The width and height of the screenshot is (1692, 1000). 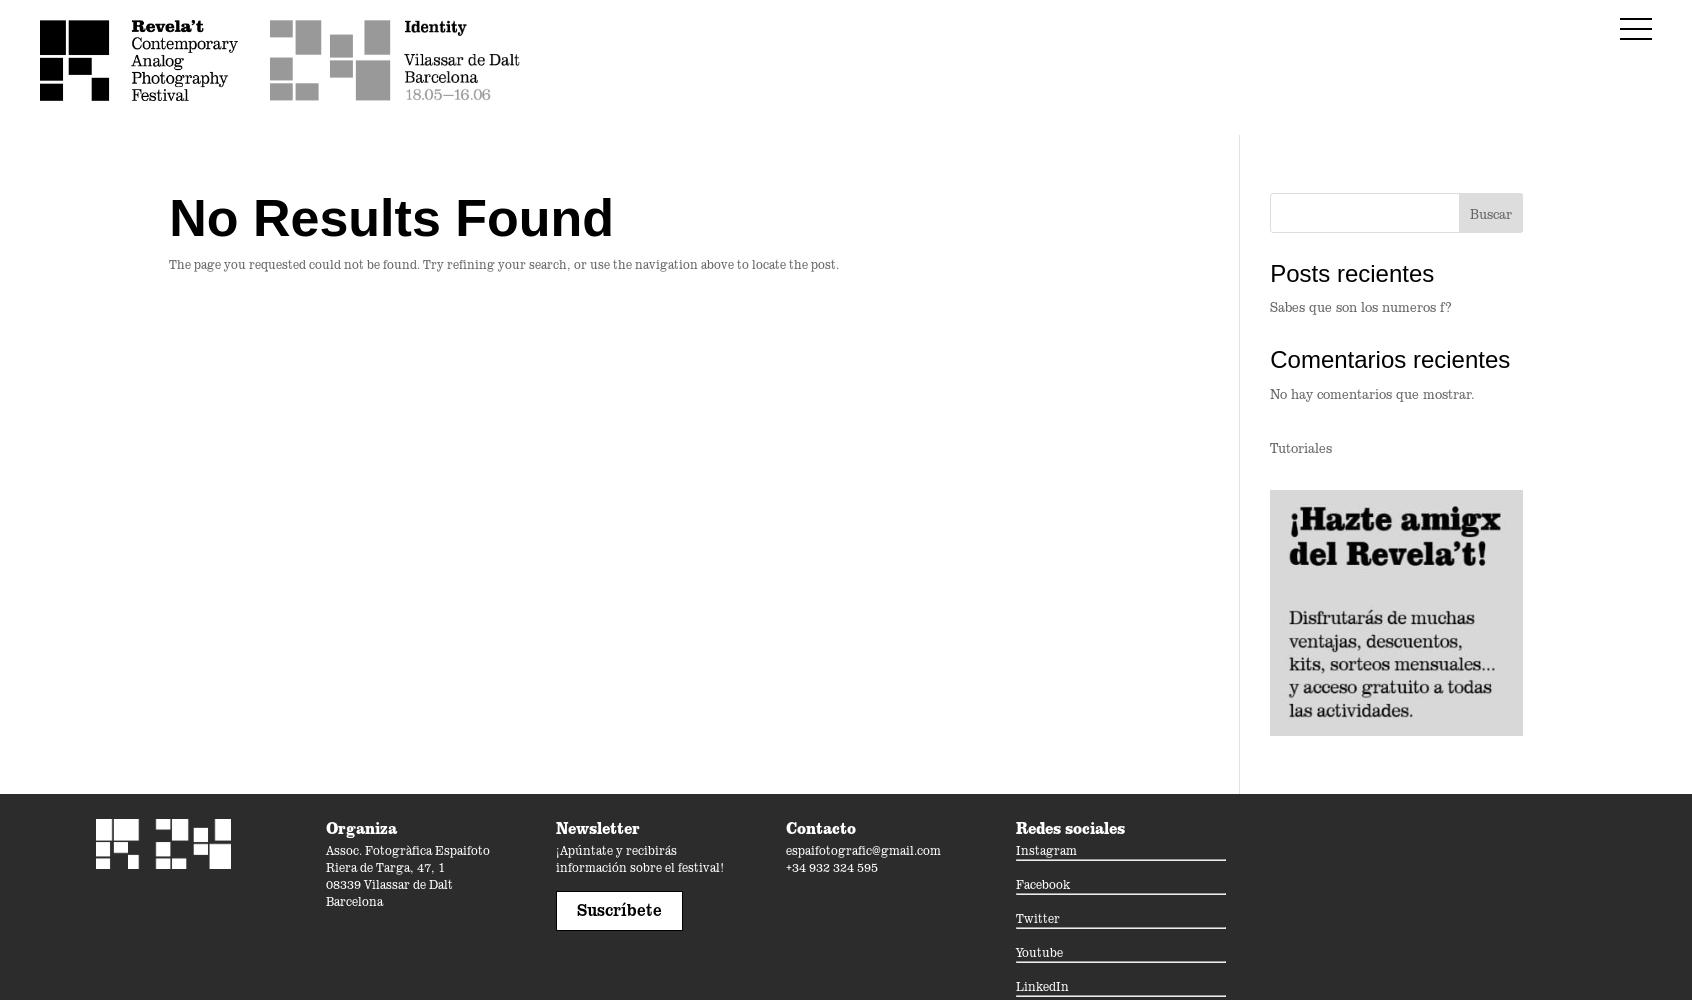 I want to click on 'The page you requested could not be found. Try refining your search, or use the navigation above to locate the post.', so click(x=504, y=264).